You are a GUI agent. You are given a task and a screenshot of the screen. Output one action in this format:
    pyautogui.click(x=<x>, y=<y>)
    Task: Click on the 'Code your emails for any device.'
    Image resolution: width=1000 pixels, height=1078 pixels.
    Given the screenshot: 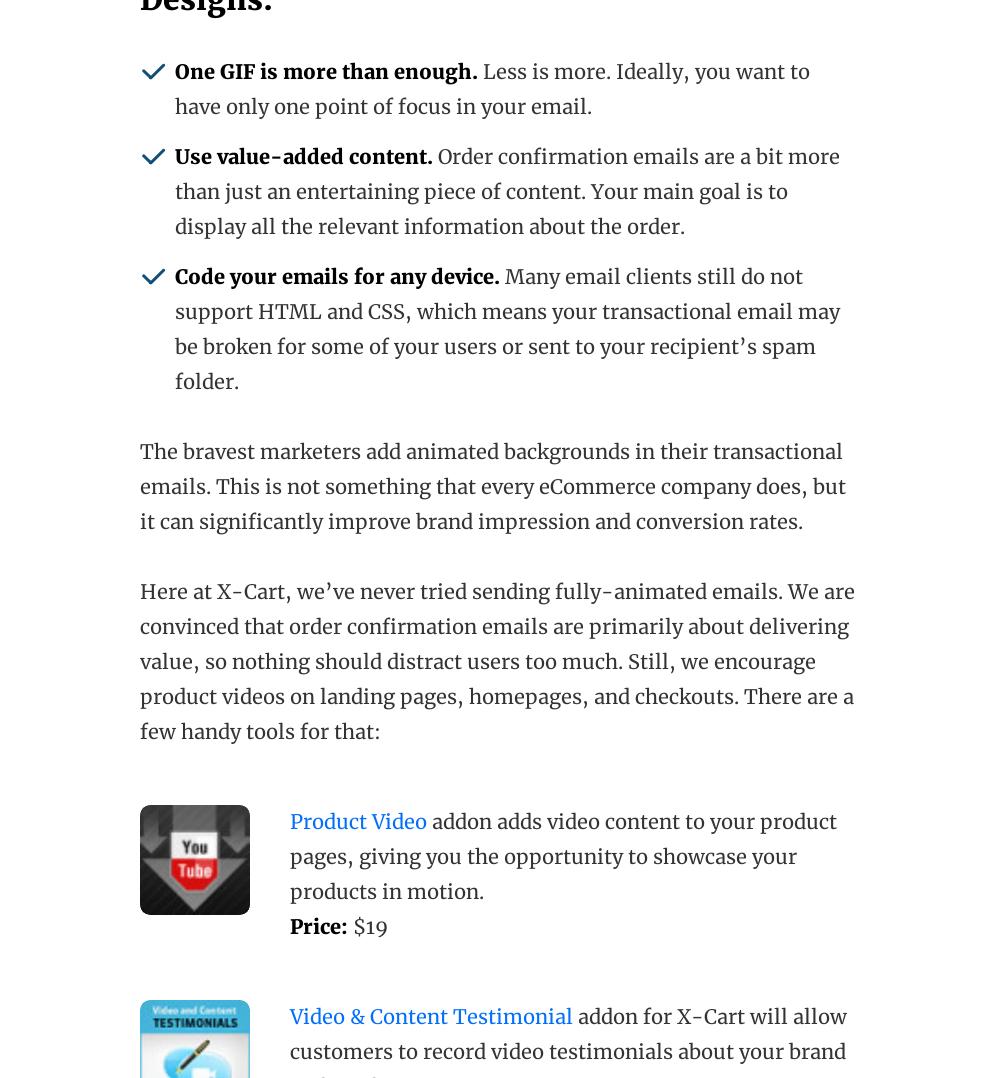 What is the action you would take?
    pyautogui.click(x=336, y=276)
    